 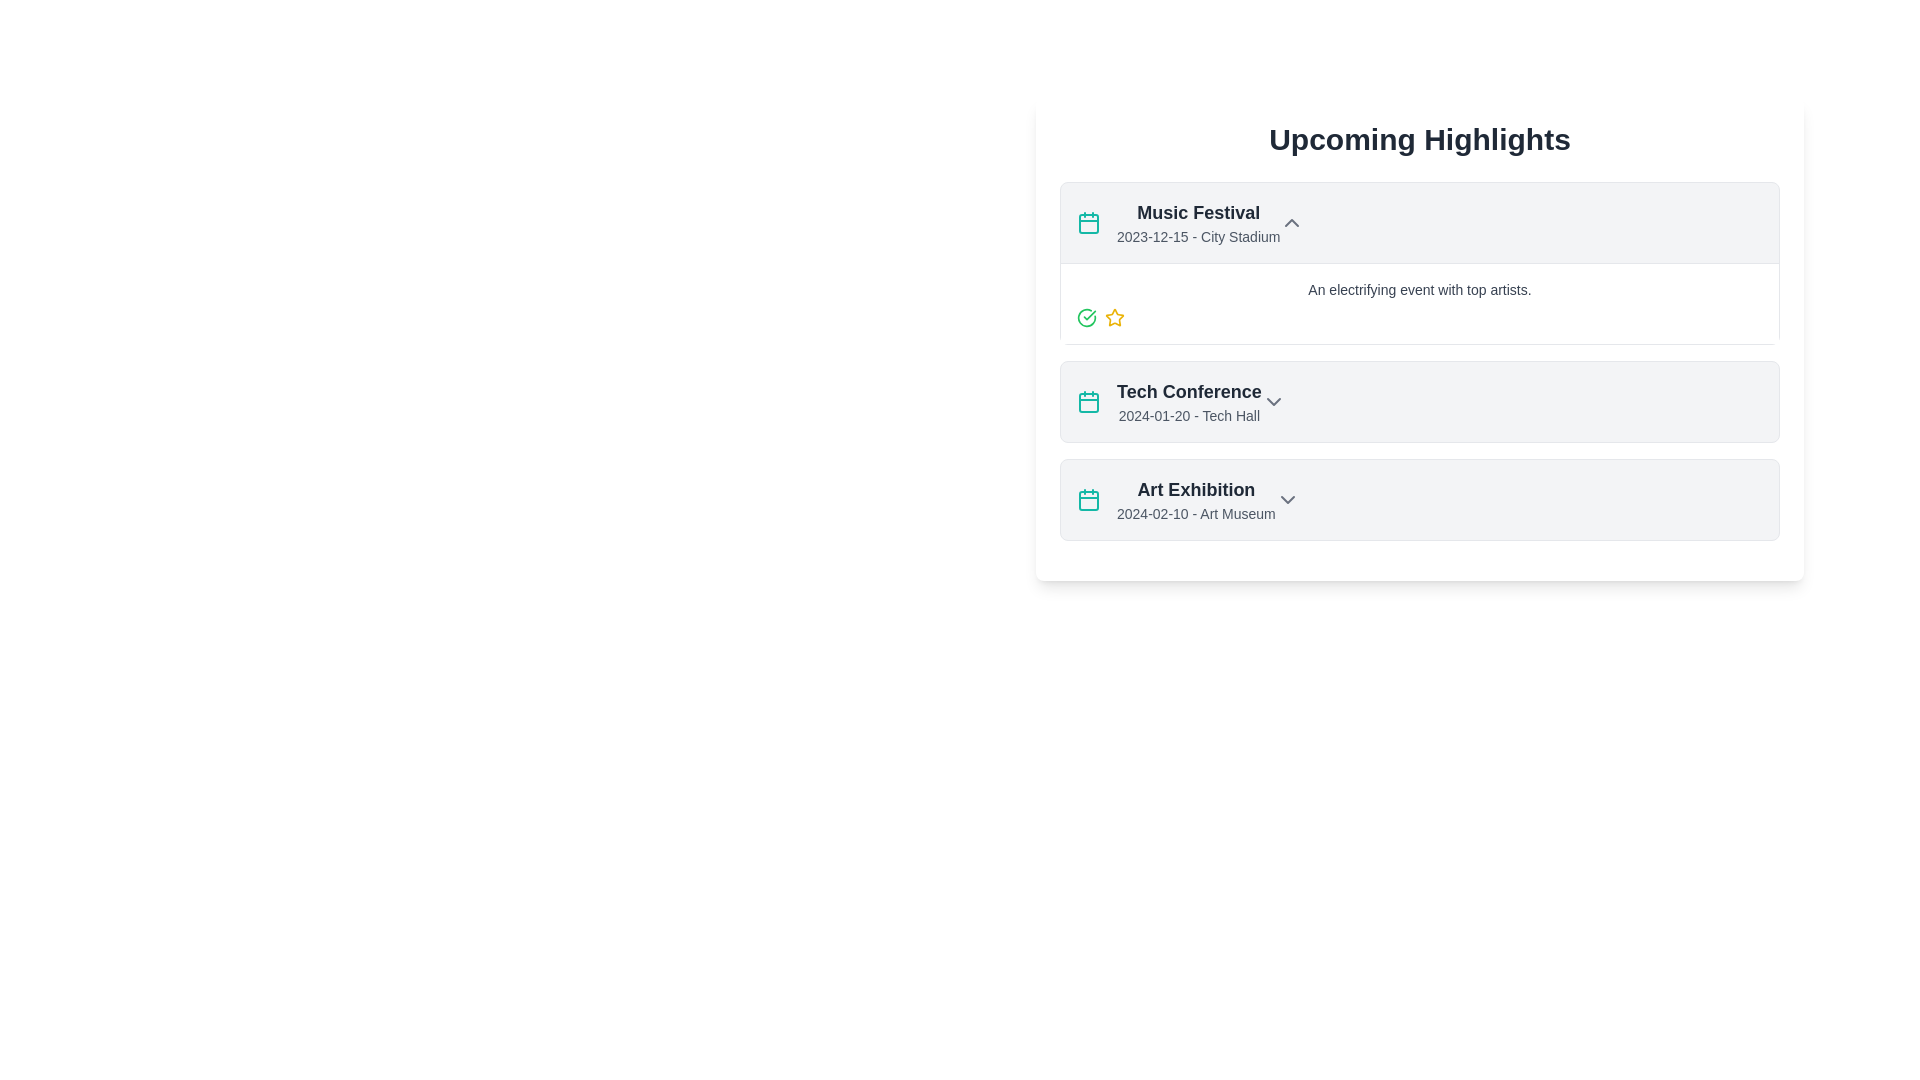 What do you see at coordinates (1088, 223) in the screenshot?
I see `the small rounded rectangle icon within the SVG calendar illustration, located in the top-left corner of the first event entry next to the 'Music Festival' title` at bounding box center [1088, 223].